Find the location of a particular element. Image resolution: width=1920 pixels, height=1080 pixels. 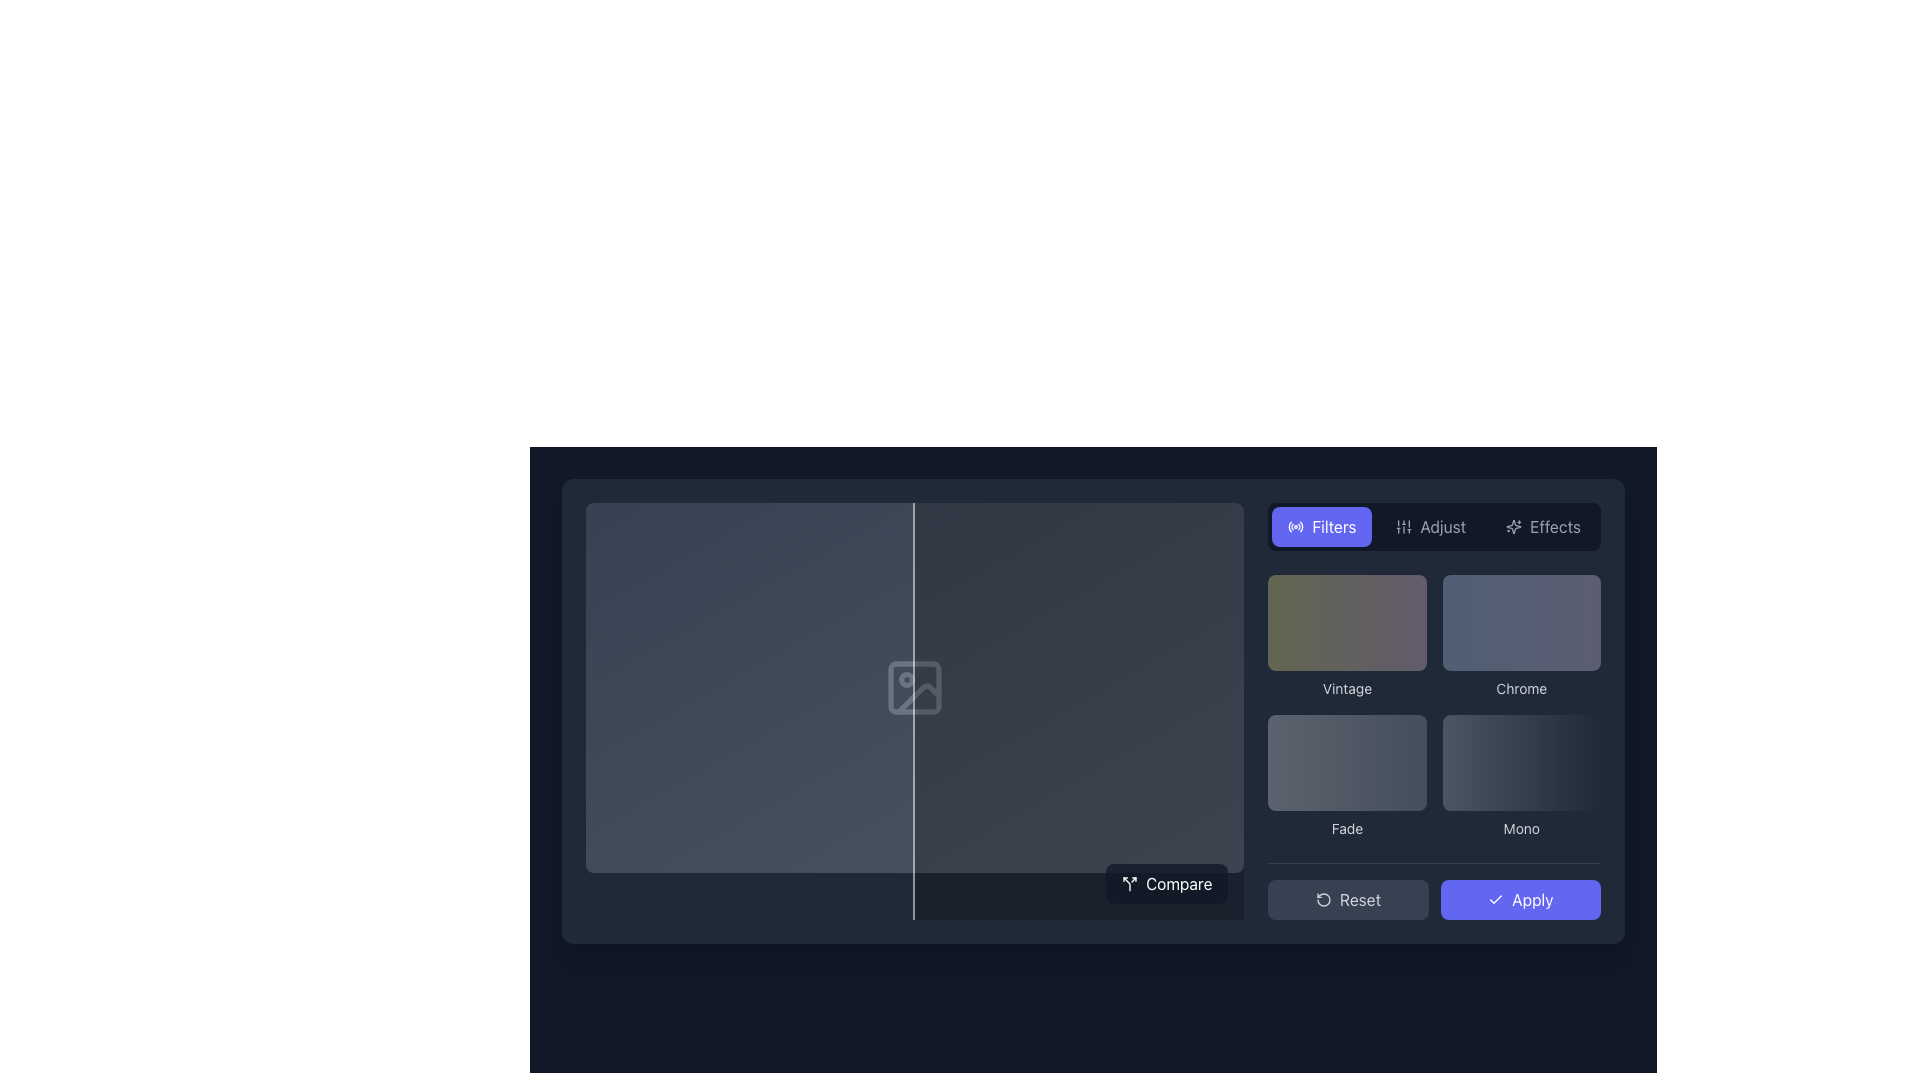

the 'Filters' button is located at coordinates (1322, 526).